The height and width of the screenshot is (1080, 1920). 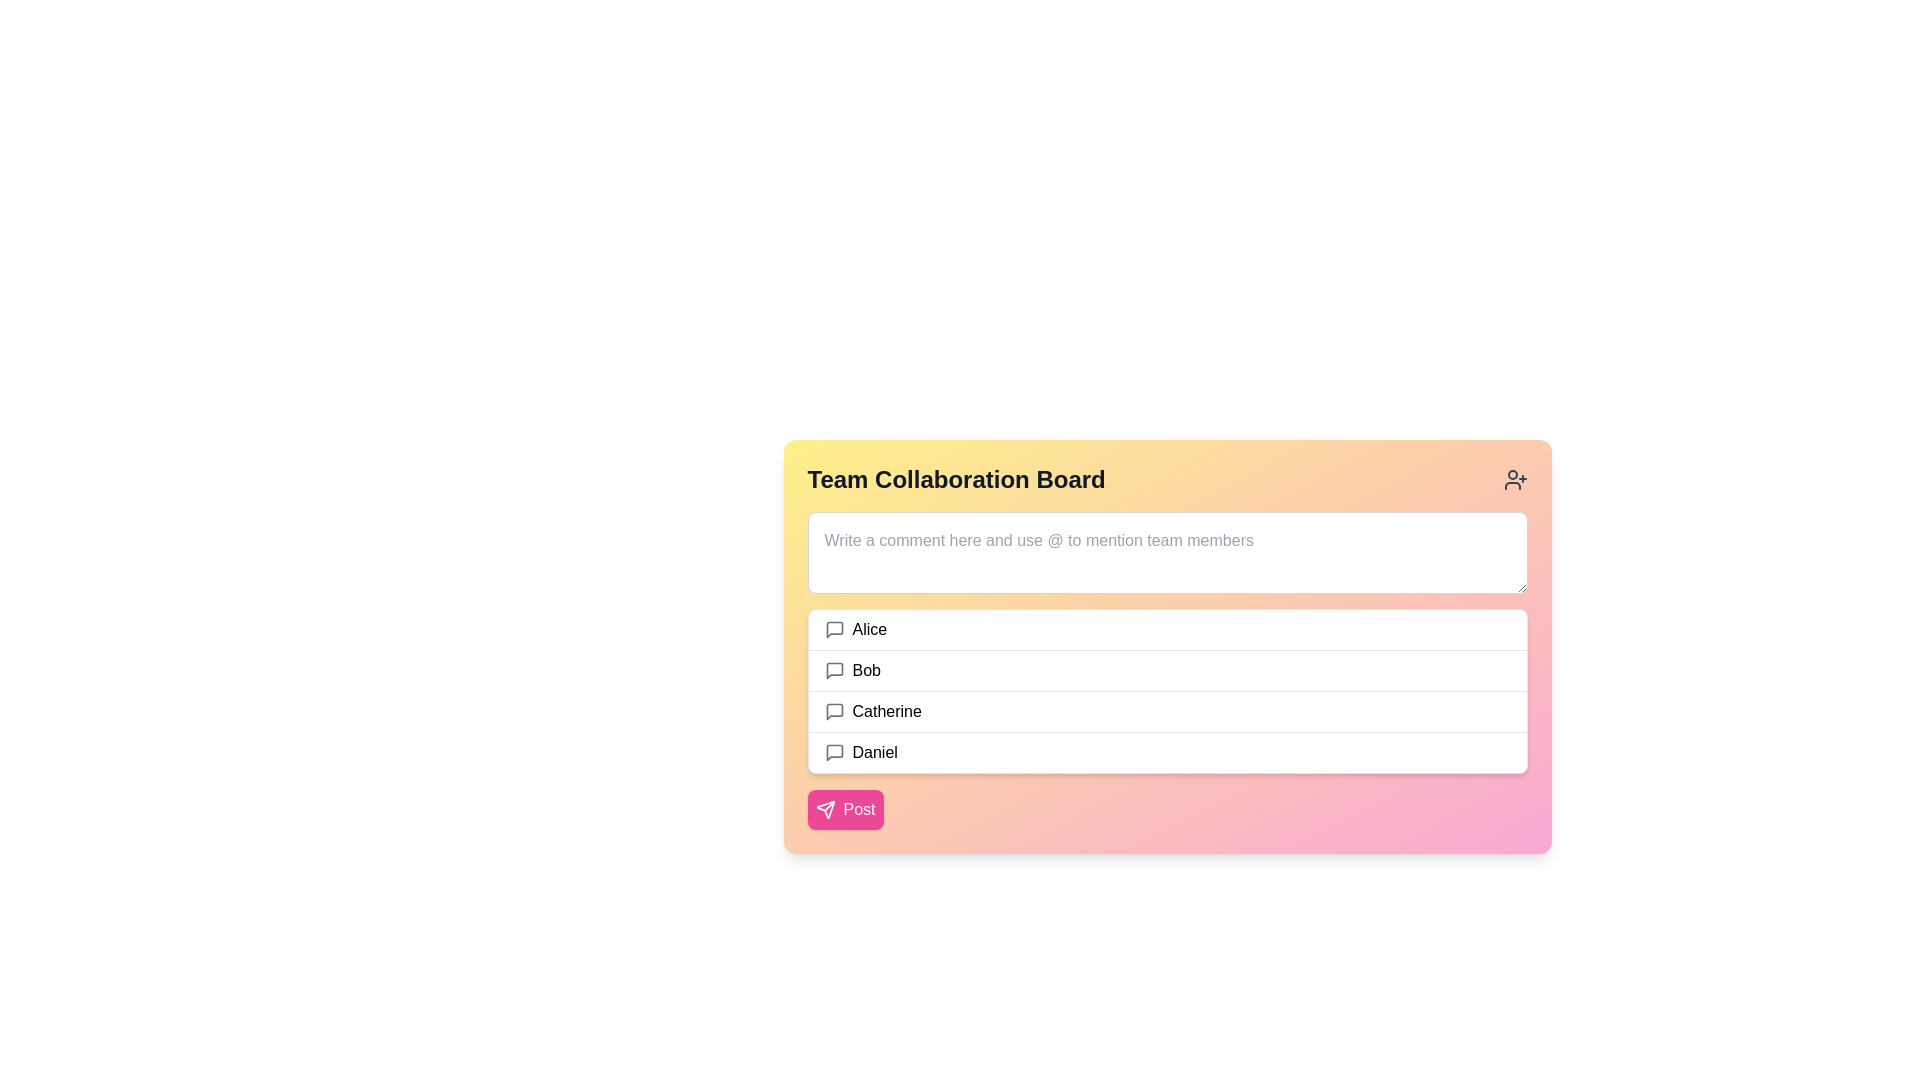 What do you see at coordinates (834, 628) in the screenshot?
I see `the speech bubble icon next to 'Alice' in the 'Team Collaboration Board' section` at bounding box center [834, 628].